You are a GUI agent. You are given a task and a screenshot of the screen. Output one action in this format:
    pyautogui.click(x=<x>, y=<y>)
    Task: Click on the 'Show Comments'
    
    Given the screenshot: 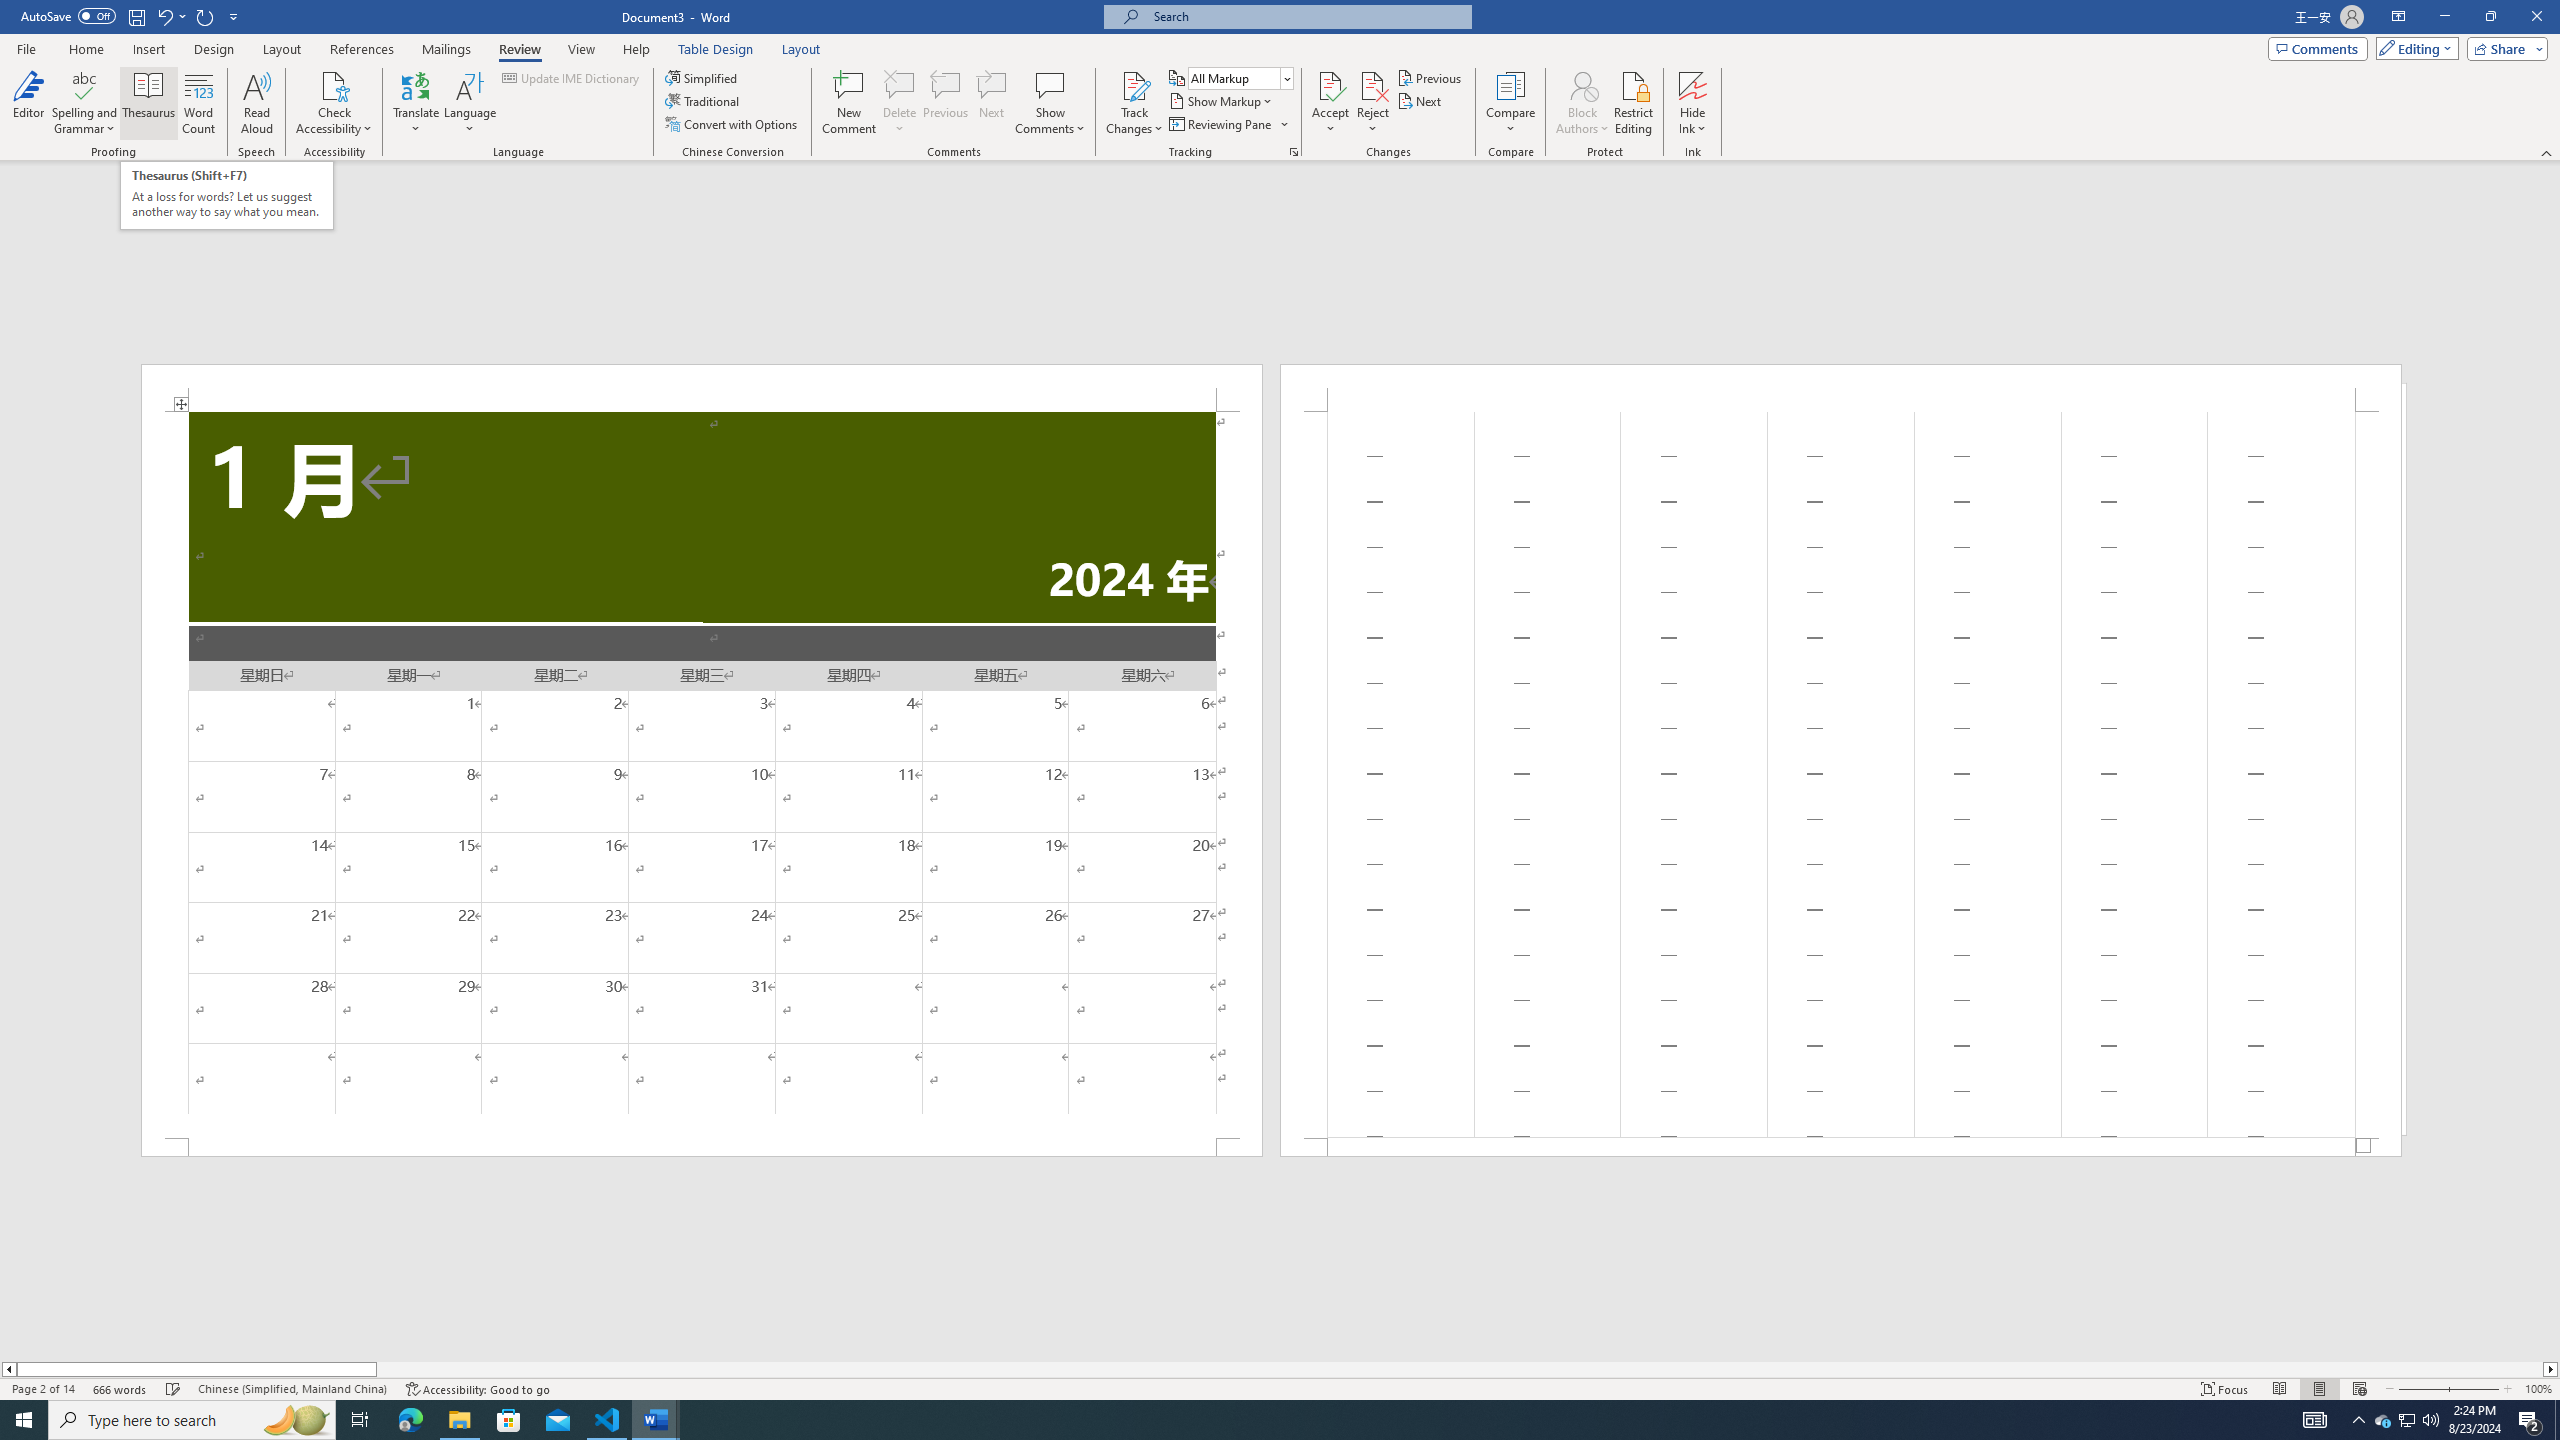 What is the action you would take?
    pyautogui.click(x=1049, y=84)
    